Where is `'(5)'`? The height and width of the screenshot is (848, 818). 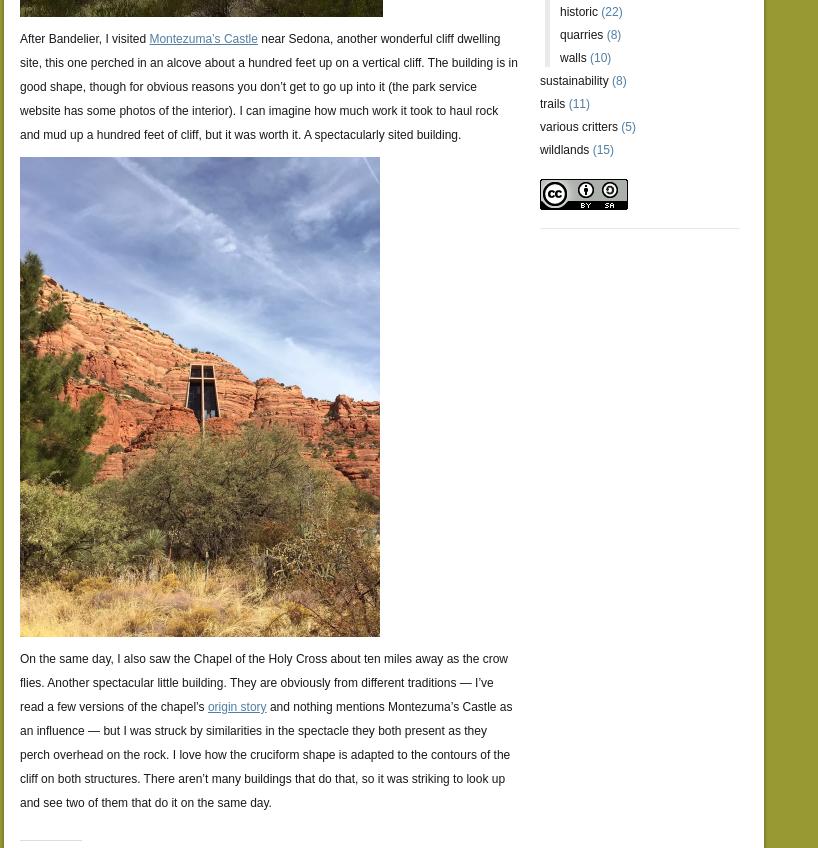 '(5)' is located at coordinates (617, 126).